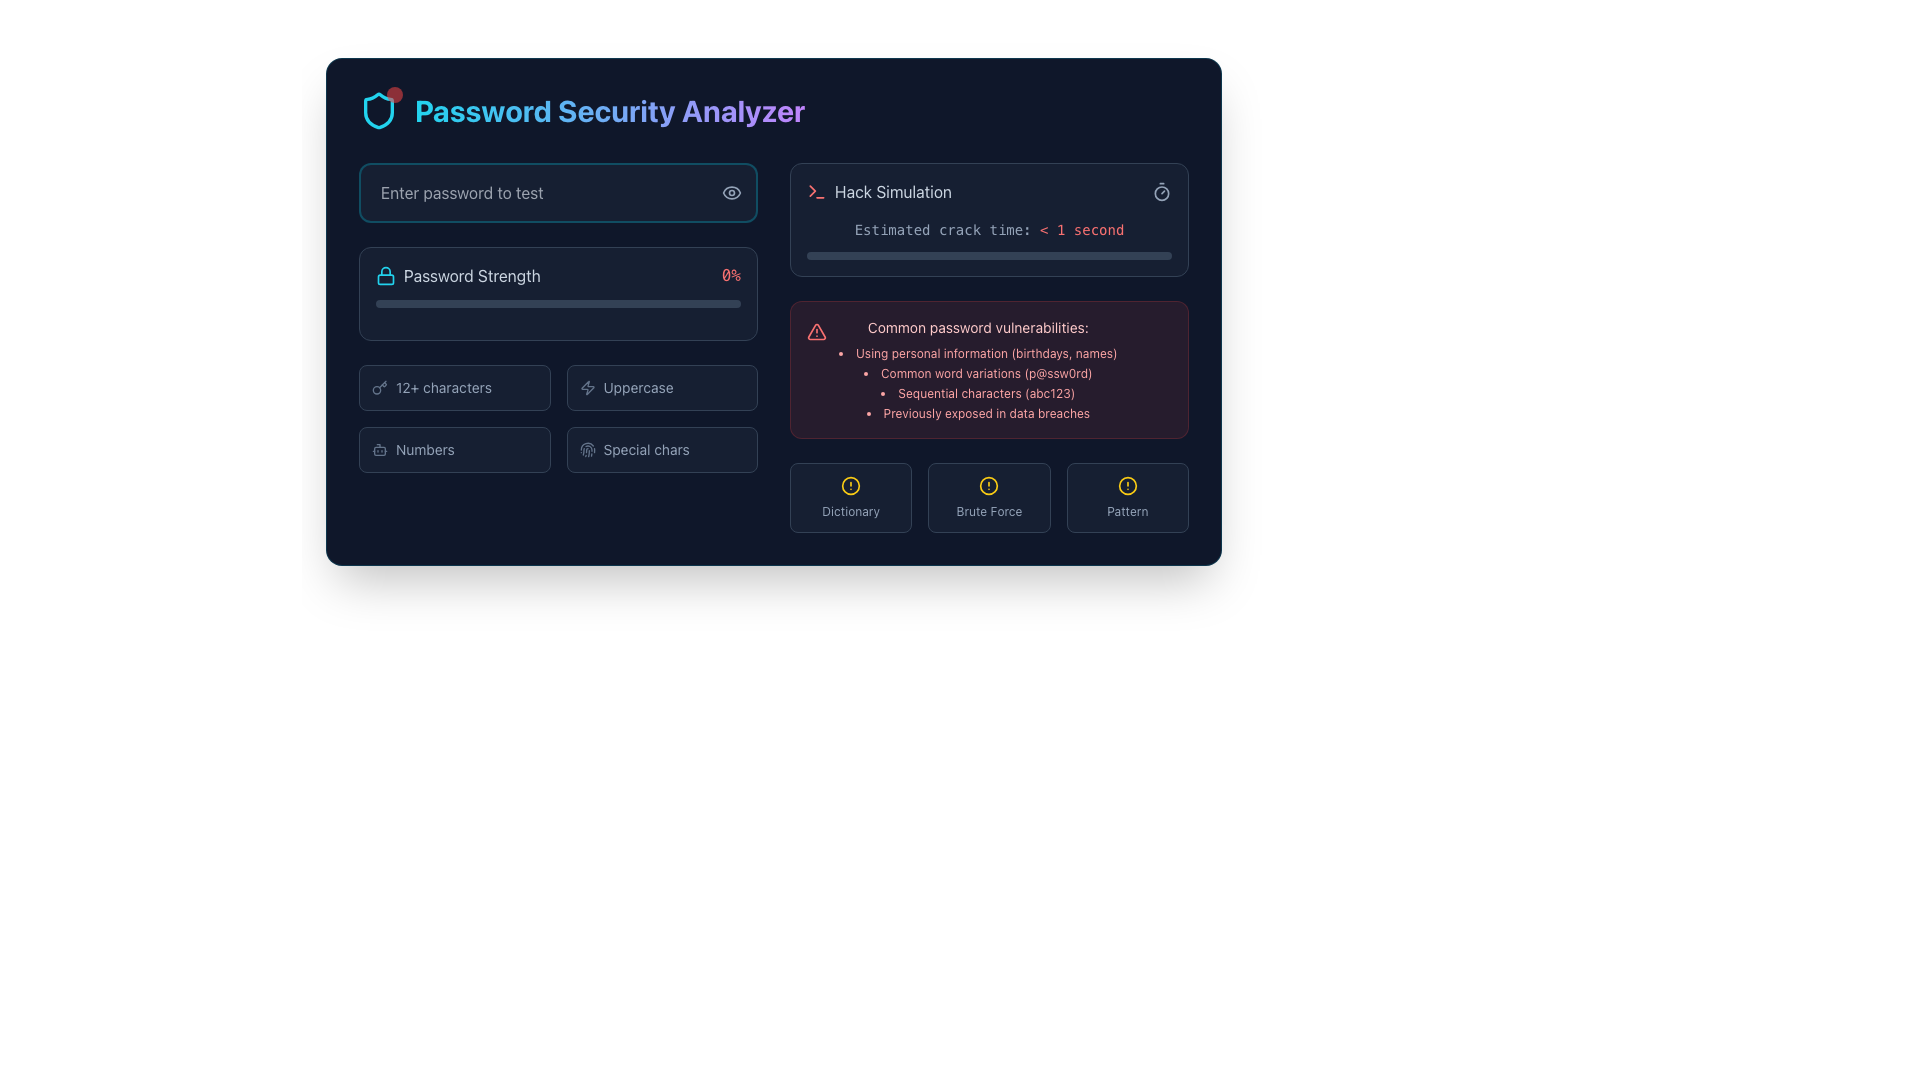 The height and width of the screenshot is (1080, 1920). What do you see at coordinates (989, 486) in the screenshot?
I see `the yellowish circular icon with a smaller alert symbol in the center, located in the 'Brute Force' section at the bottom center of the interface` at bounding box center [989, 486].